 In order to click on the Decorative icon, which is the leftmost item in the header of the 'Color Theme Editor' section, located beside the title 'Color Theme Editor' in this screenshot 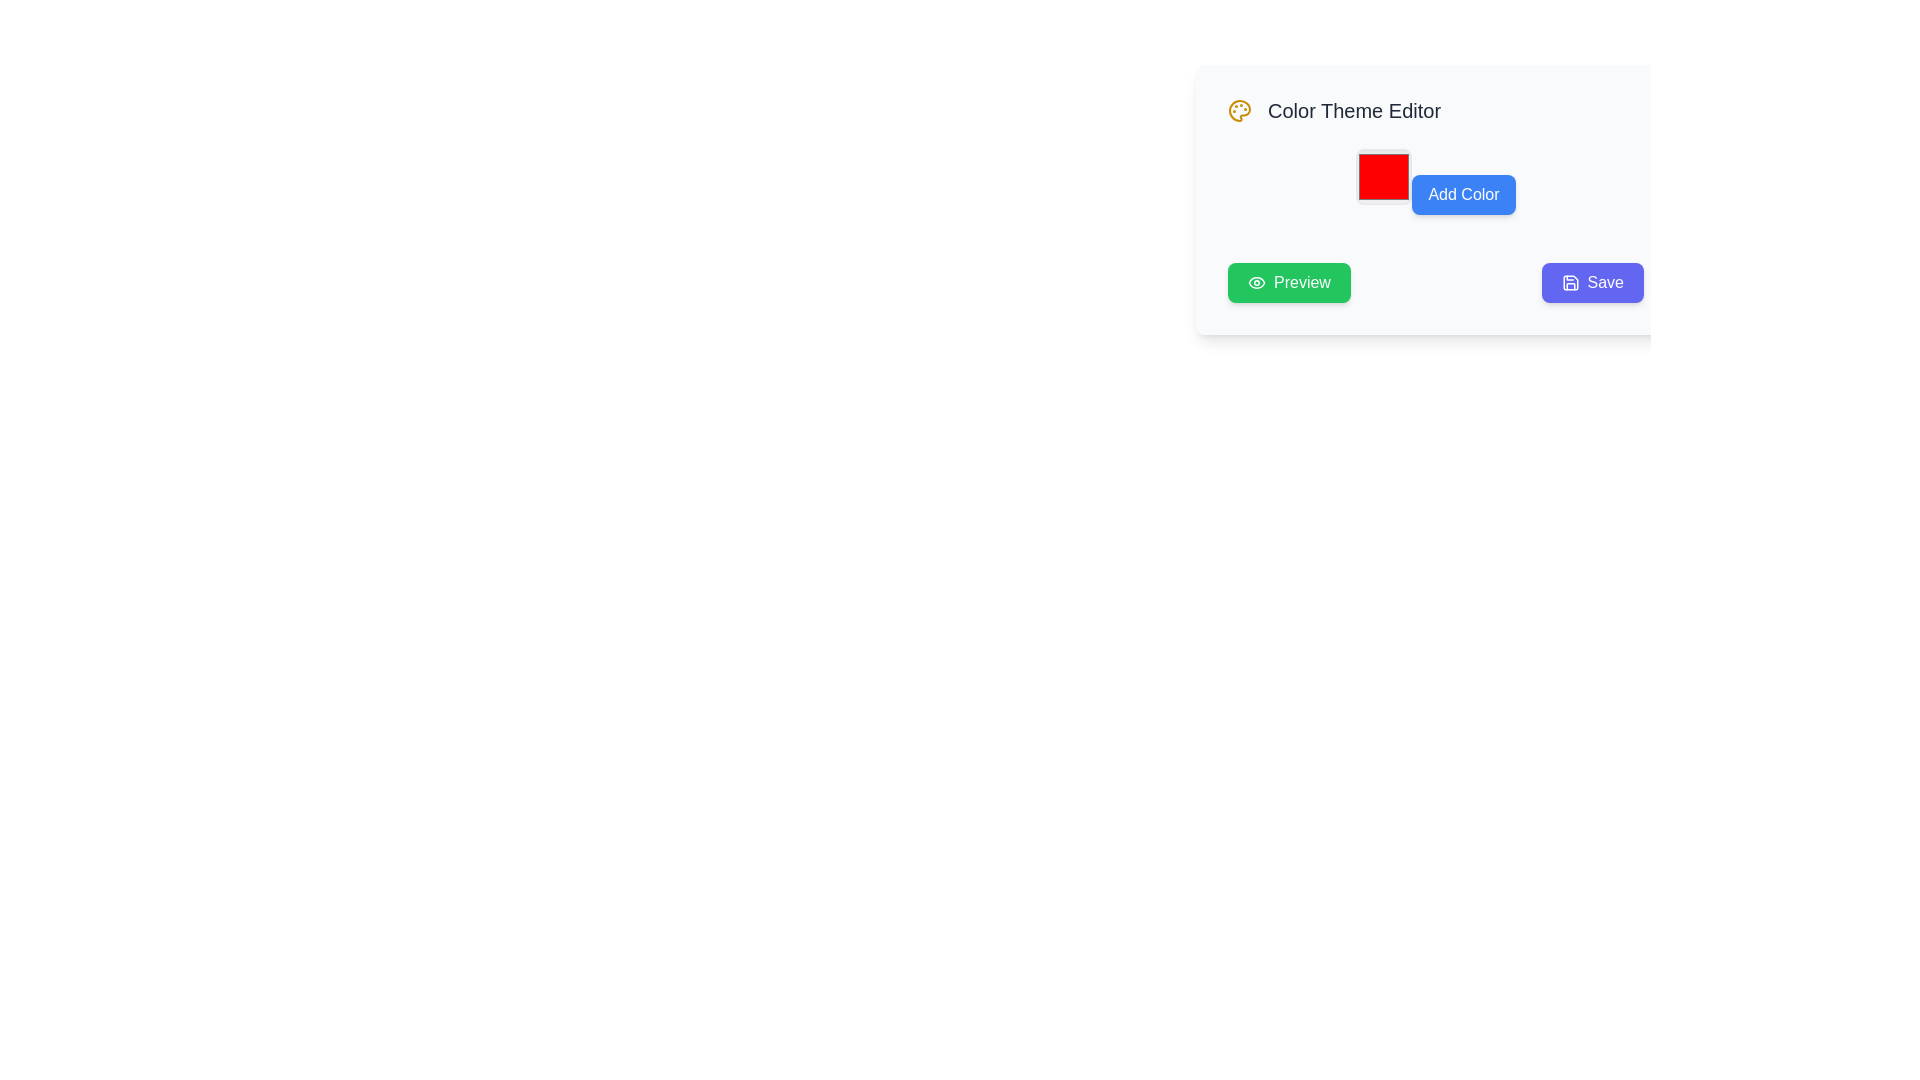, I will do `click(1238, 111)`.